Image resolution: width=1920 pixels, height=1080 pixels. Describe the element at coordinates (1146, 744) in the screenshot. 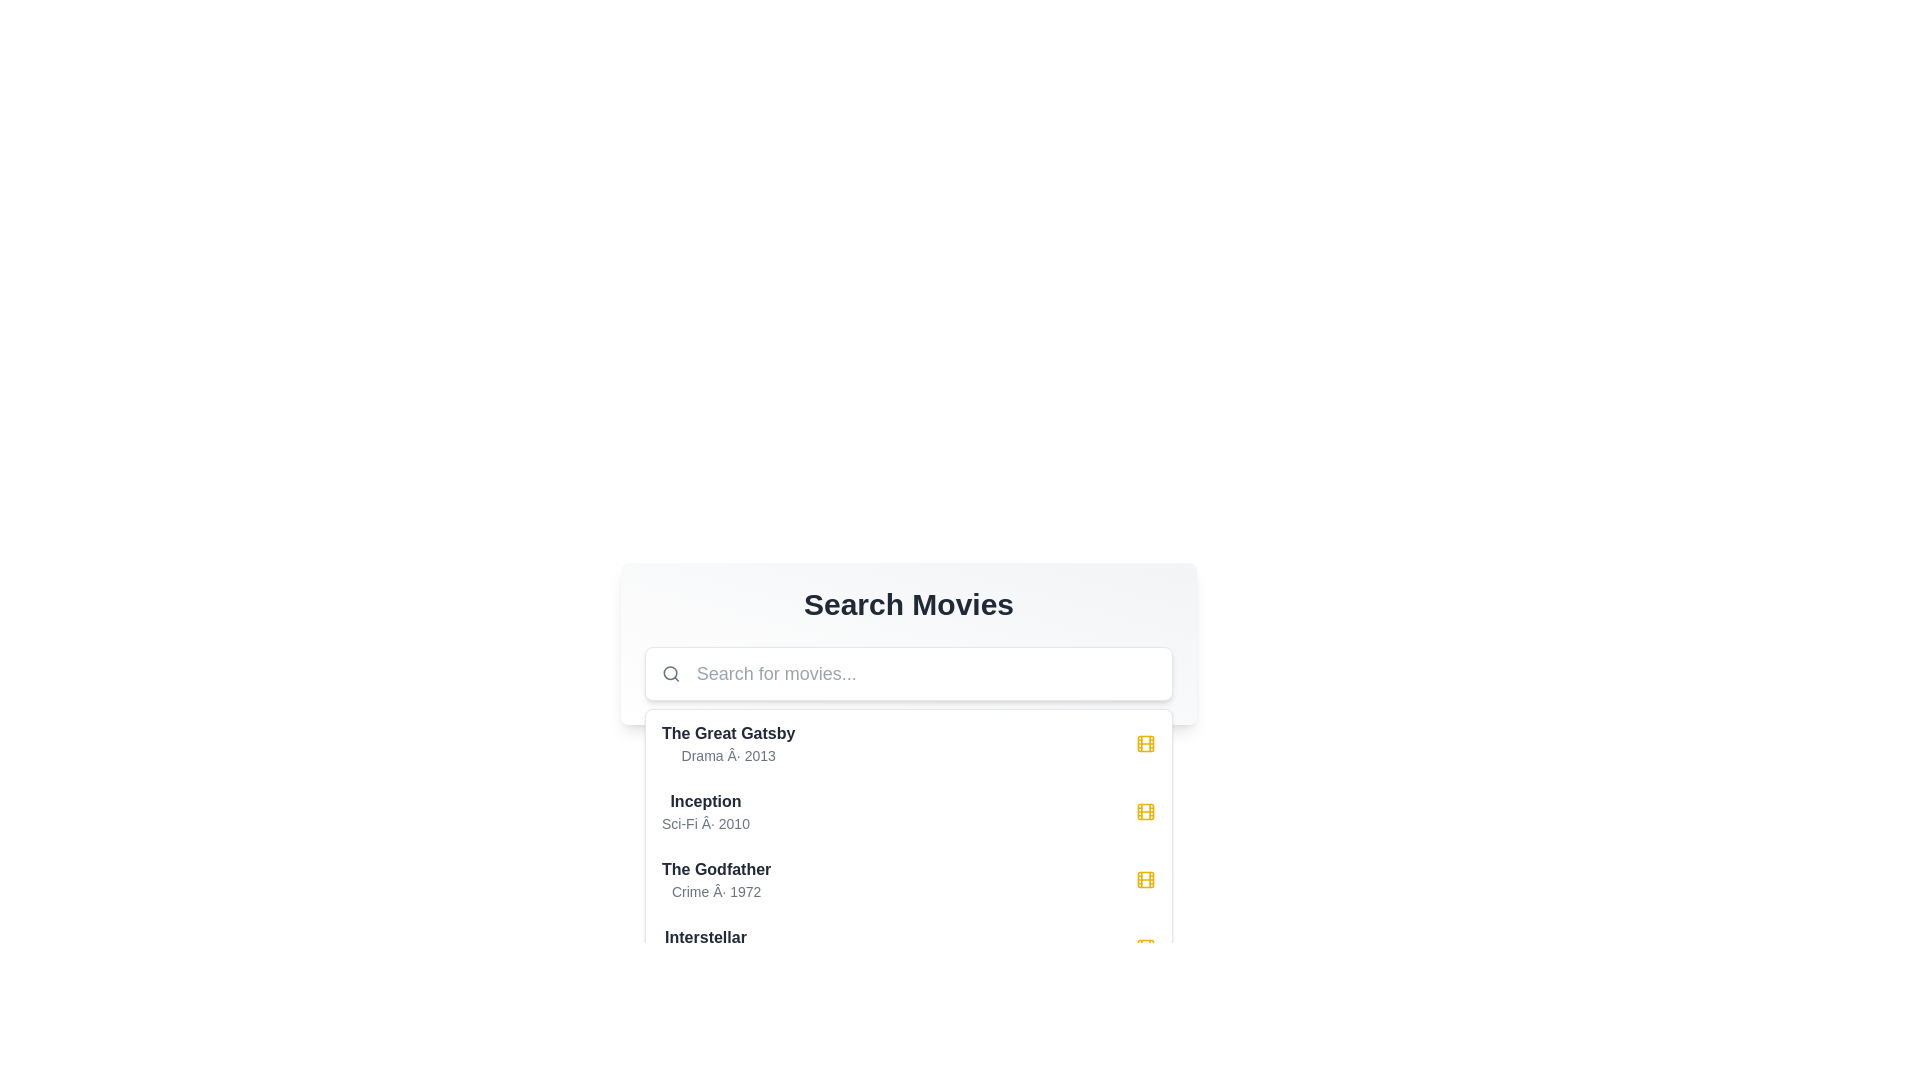

I see `the rectangular decorative element within the SVG-based icon, styled with a yellow border, located in the movie search interface, to the right of a movie's title` at that location.